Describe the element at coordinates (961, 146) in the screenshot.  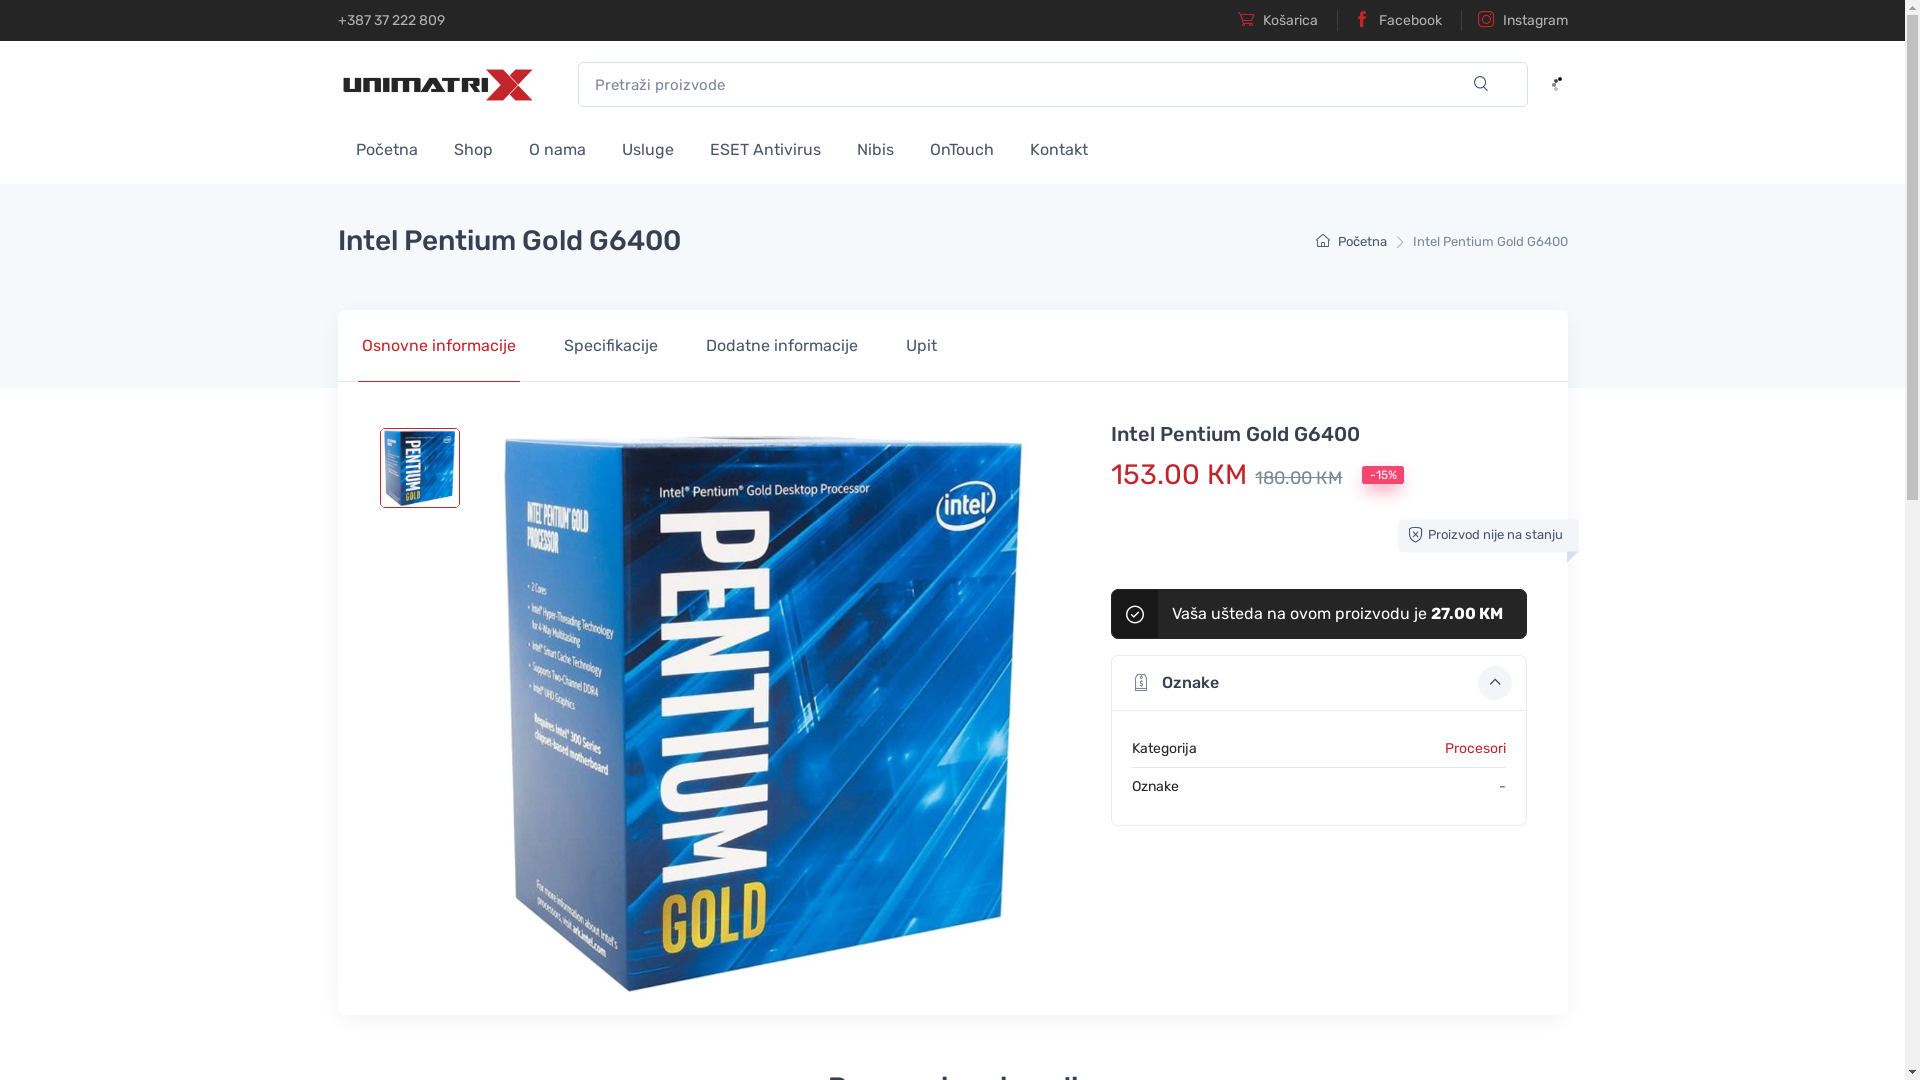
I see `'OnTouch'` at that location.